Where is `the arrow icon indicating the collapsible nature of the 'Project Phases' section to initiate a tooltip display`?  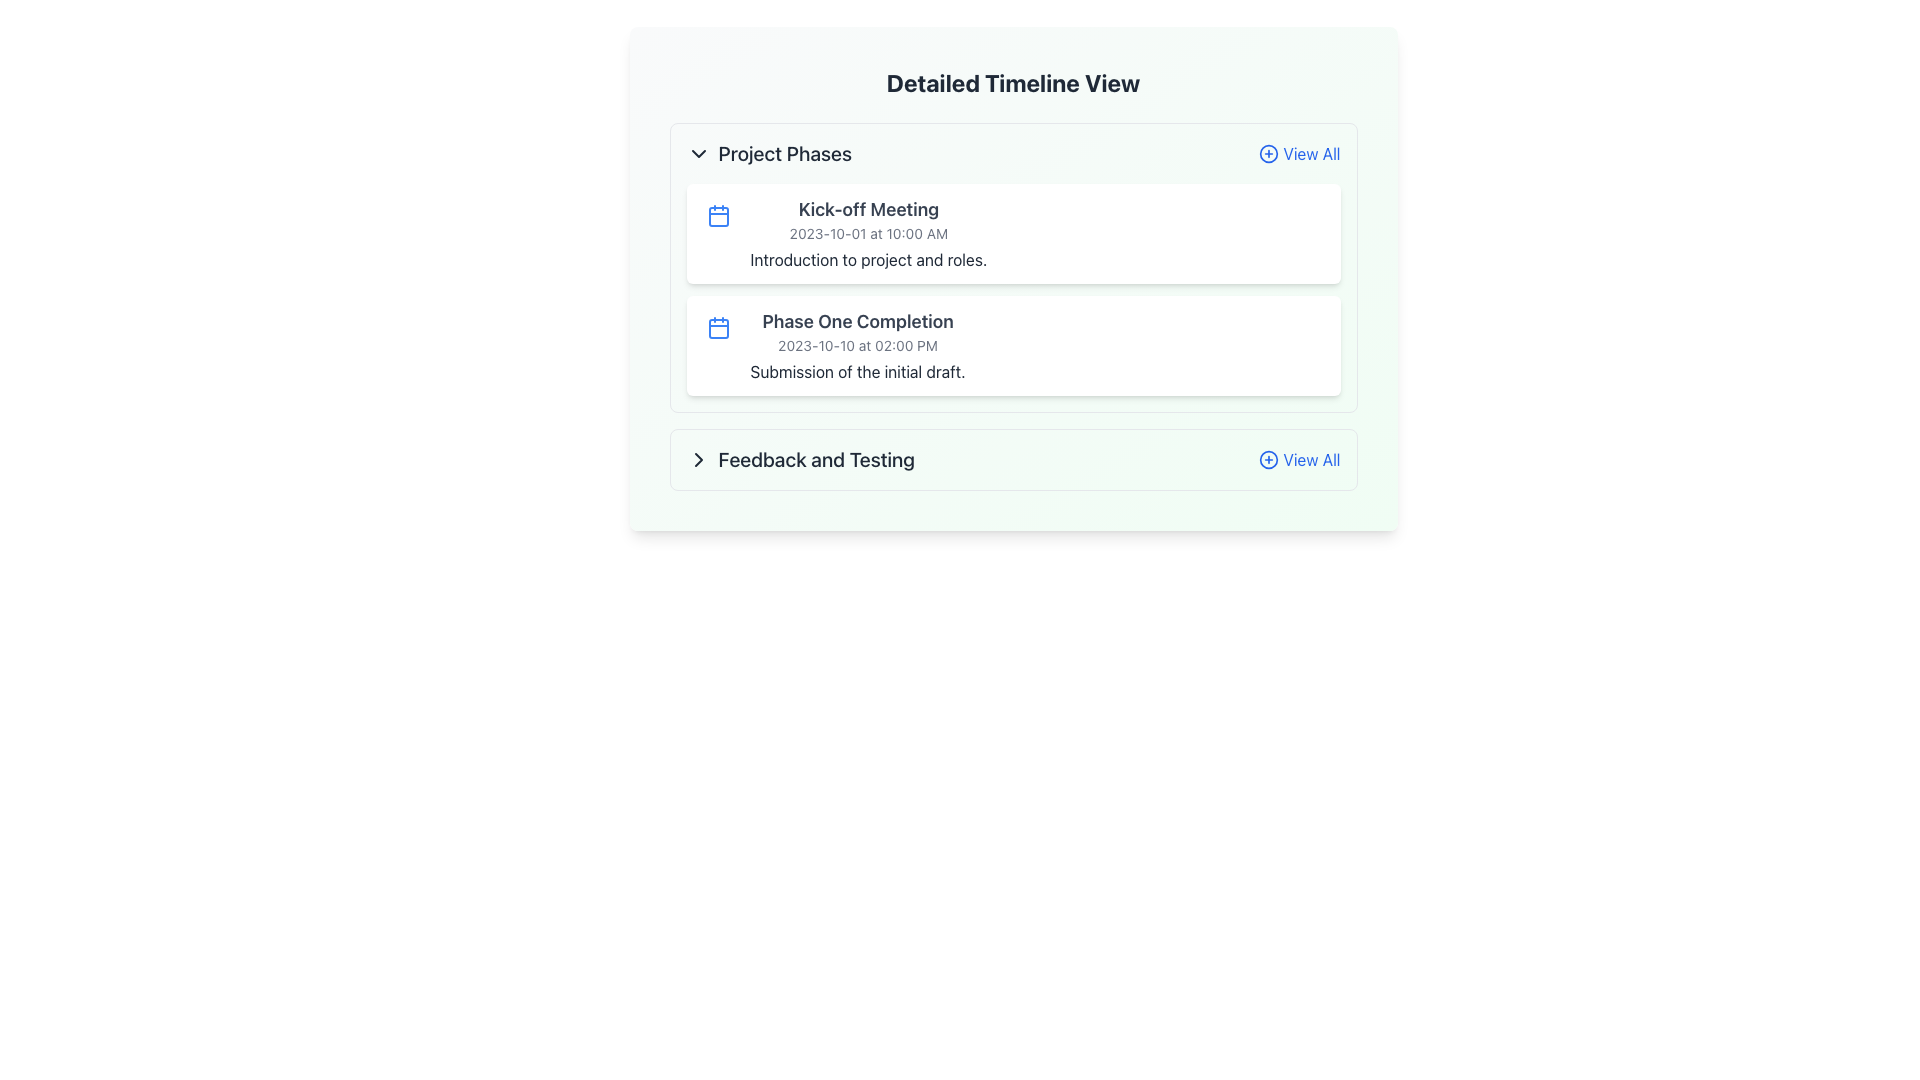
the arrow icon indicating the collapsible nature of the 'Project Phases' section to initiate a tooltip display is located at coordinates (698, 153).